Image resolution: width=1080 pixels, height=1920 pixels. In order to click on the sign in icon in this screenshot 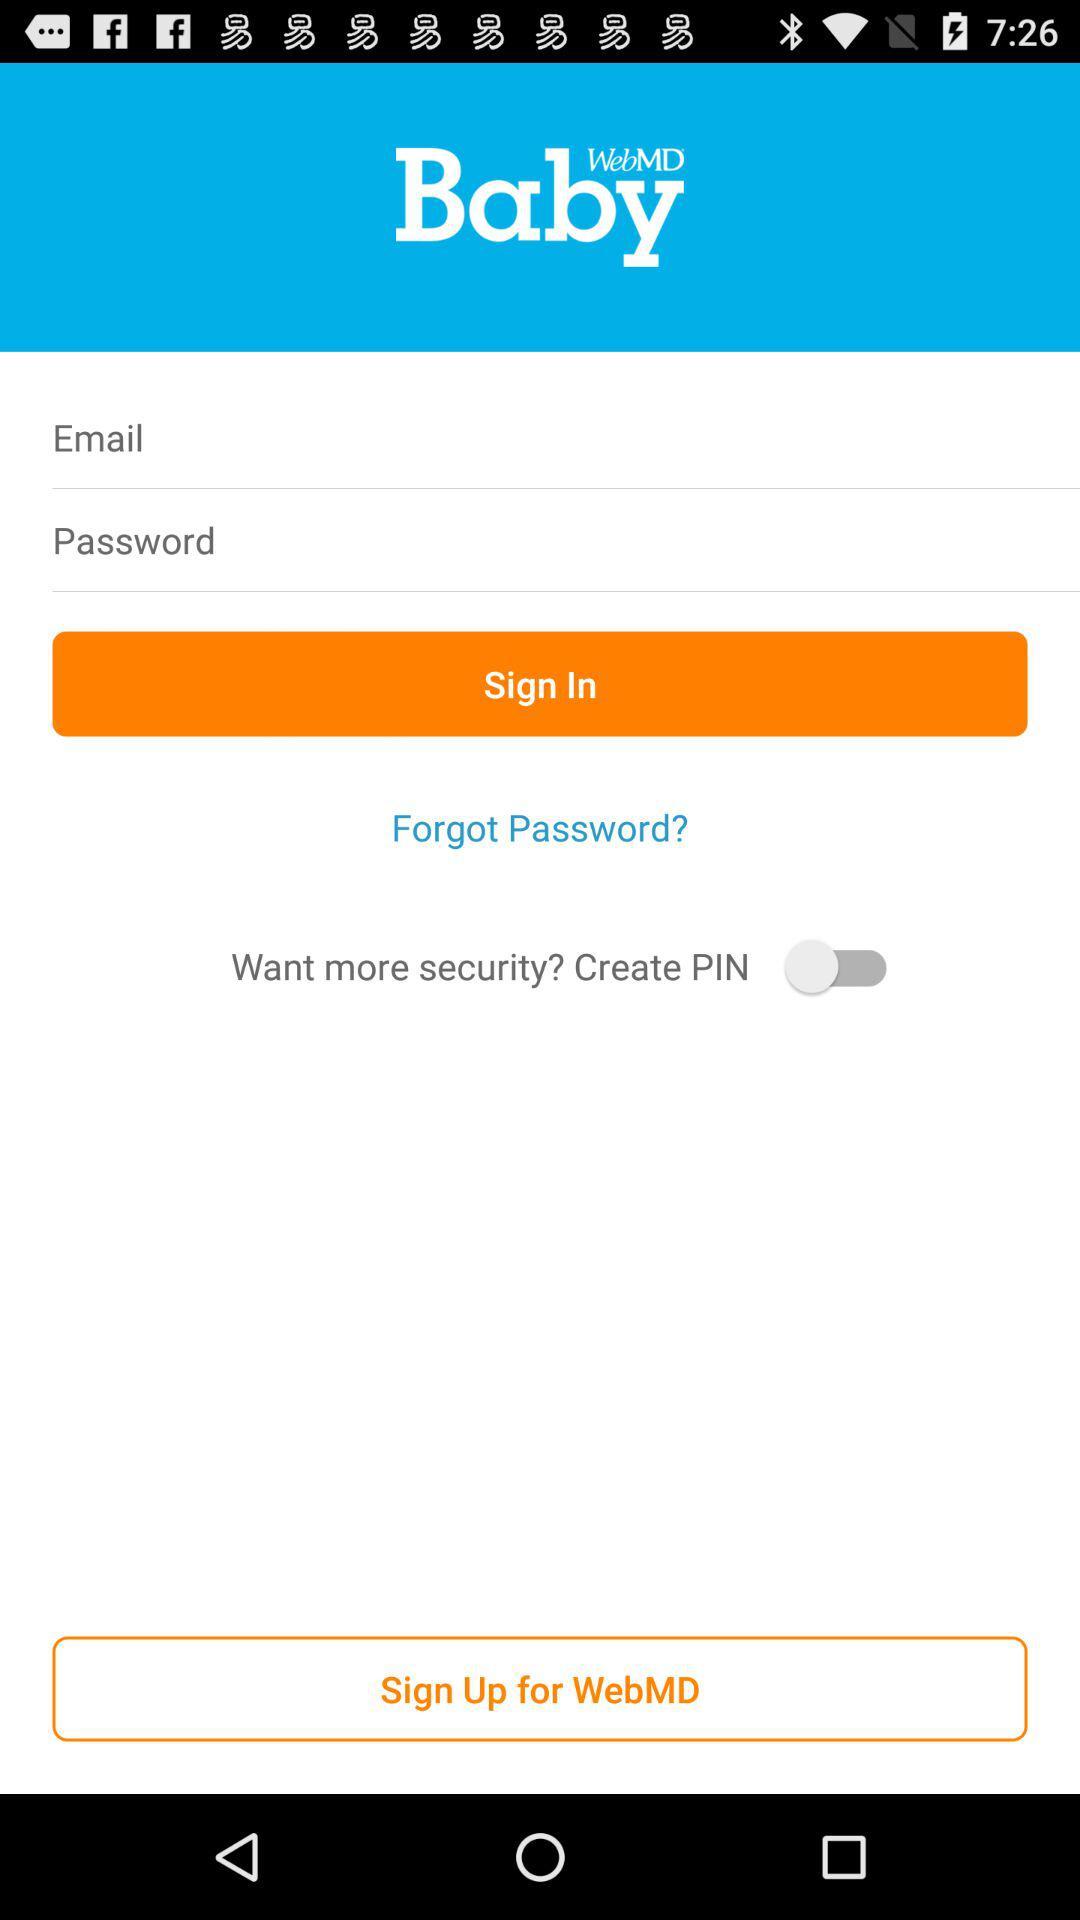, I will do `click(540, 683)`.